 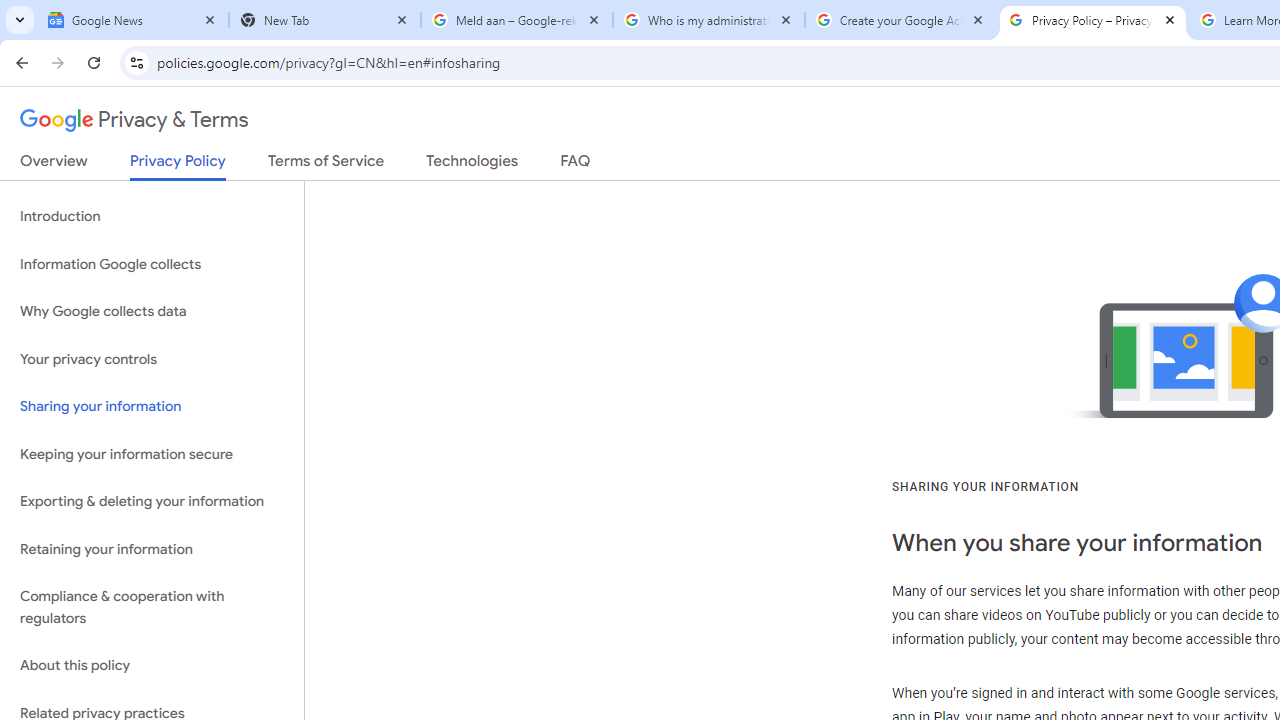 I want to click on 'Create your Google Account', so click(x=900, y=20).